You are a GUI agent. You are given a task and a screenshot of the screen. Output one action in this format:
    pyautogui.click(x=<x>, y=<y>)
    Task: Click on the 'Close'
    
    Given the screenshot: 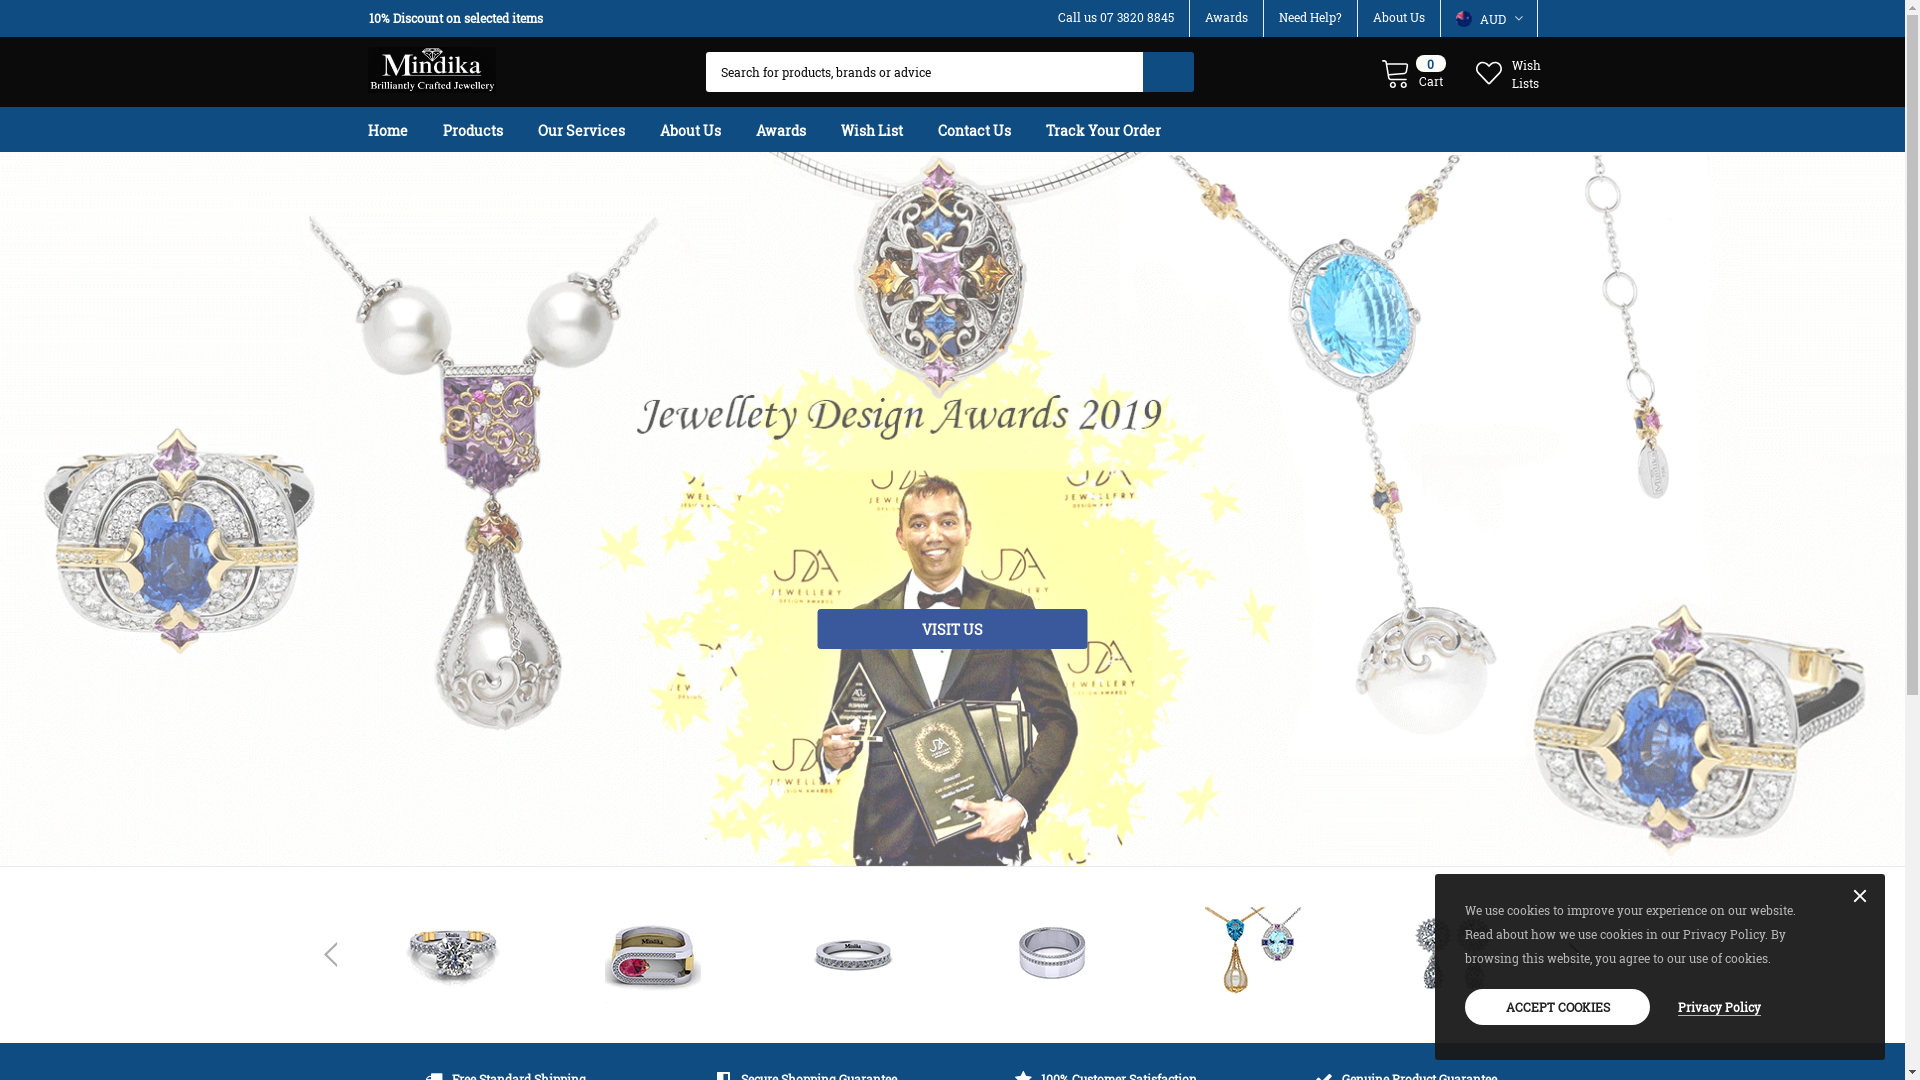 What is the action you would take?
    pyautogui.click(x=1859, y=896)
    